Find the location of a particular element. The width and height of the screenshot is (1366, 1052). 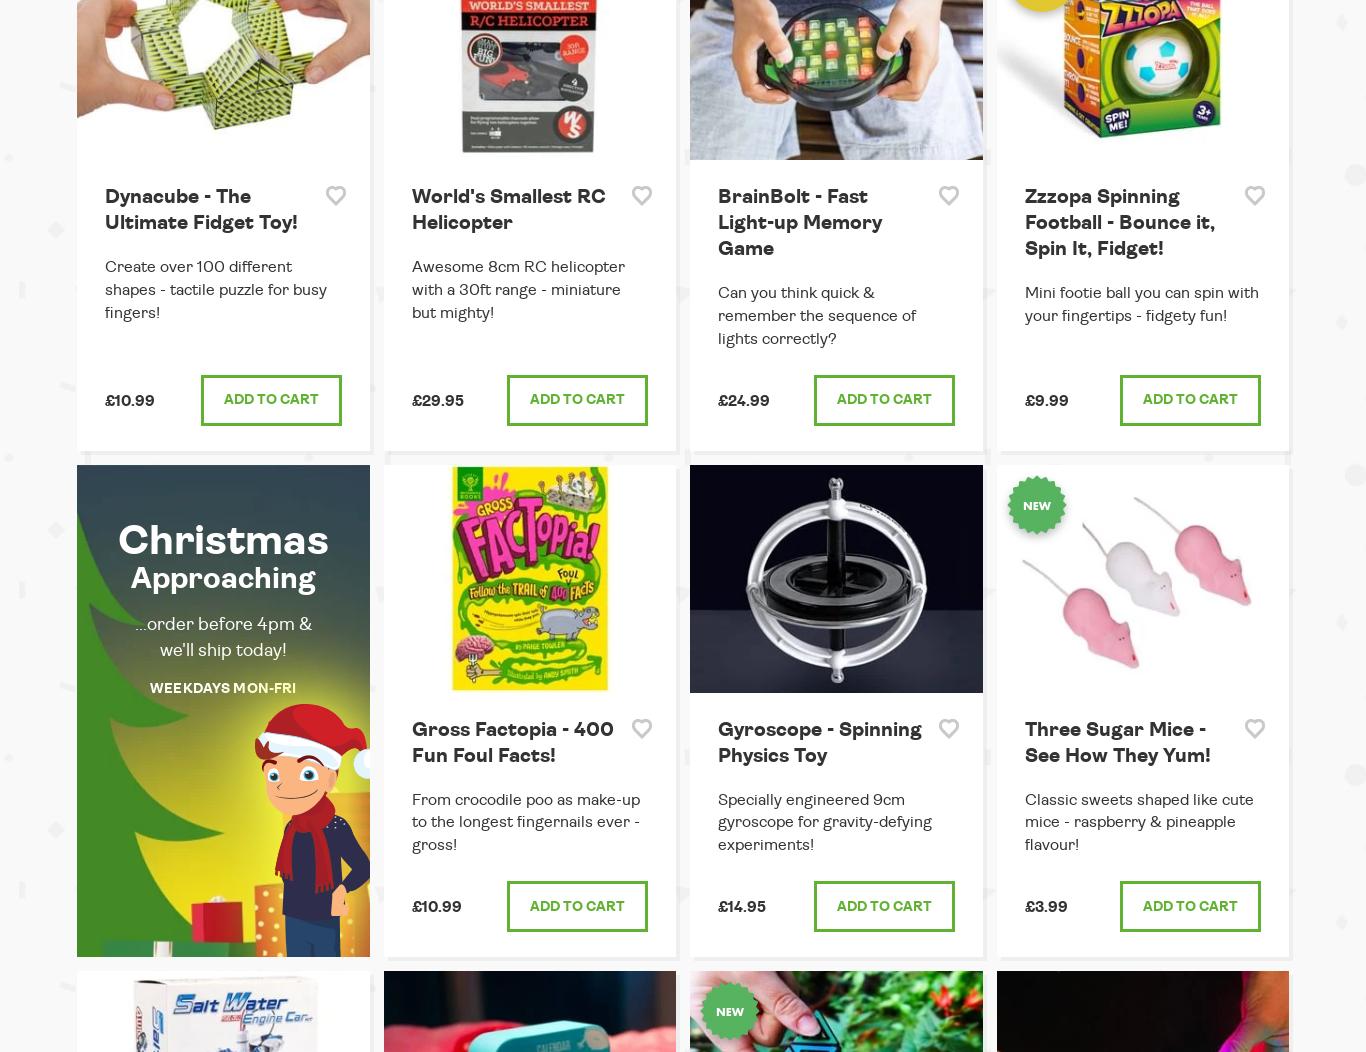

'Specially engineered 9cm gyroscope for gravity-defying experiments!' is located at coordinates (824, 822).